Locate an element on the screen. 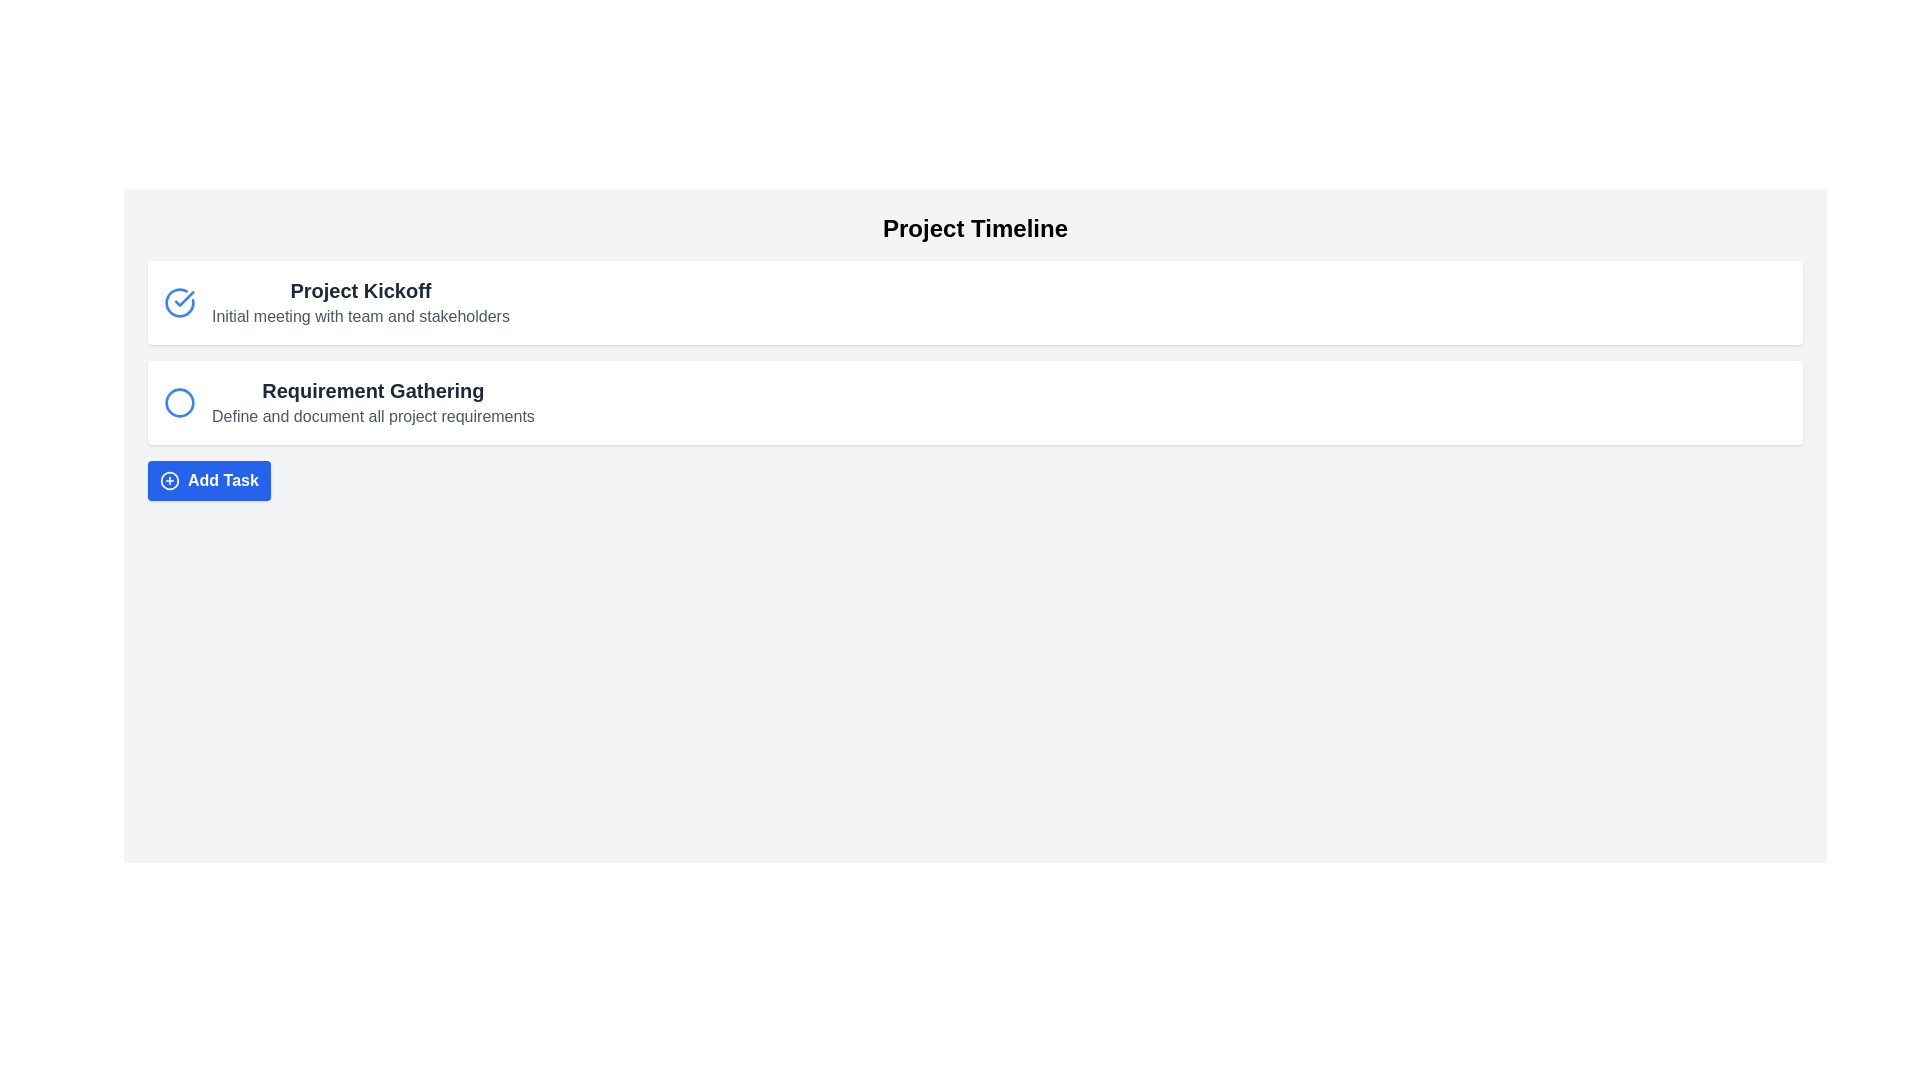 The height and width of the screenshot is (1080, 1920). the 'Requirement Gathering' label, which serves as the title and description for a project milestone located in the second task section of a vertically stacked list is located at coordinates (373, 402).